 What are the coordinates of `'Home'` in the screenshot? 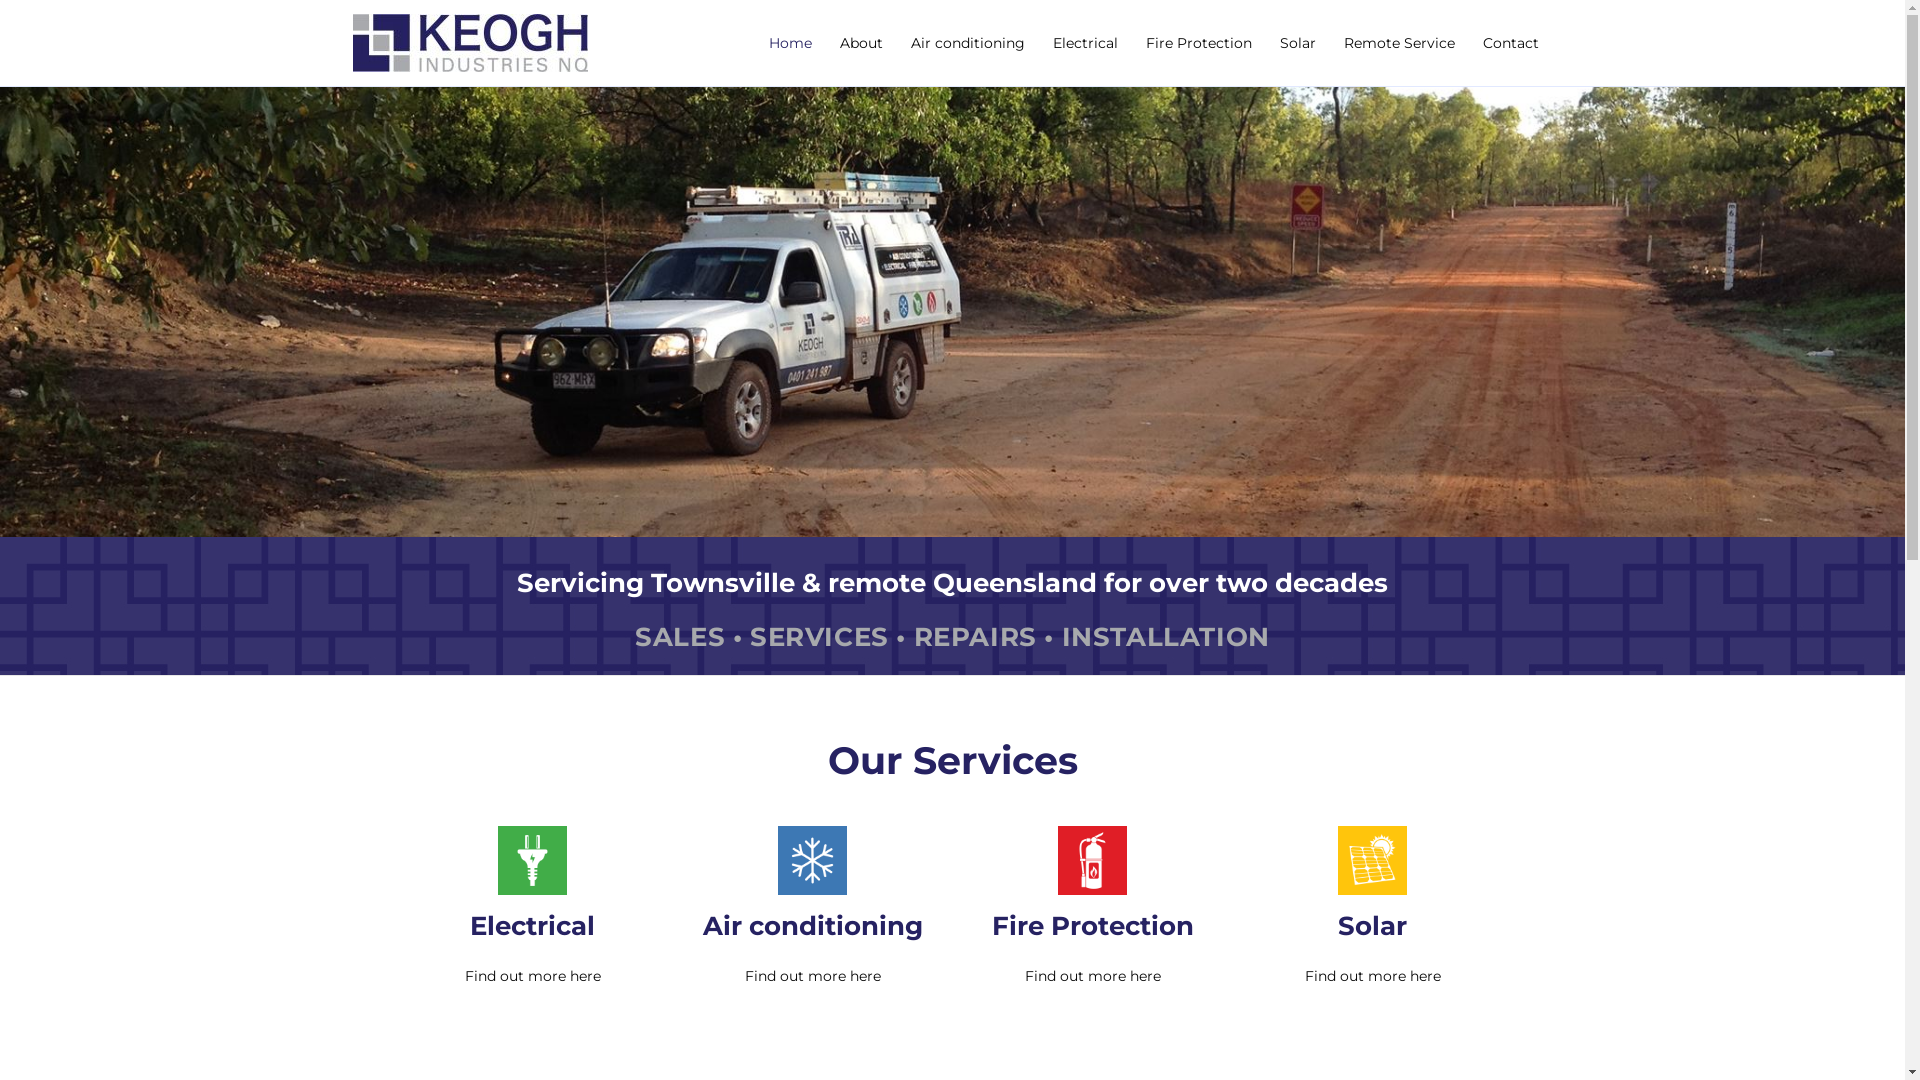 It's located at (788, 42).